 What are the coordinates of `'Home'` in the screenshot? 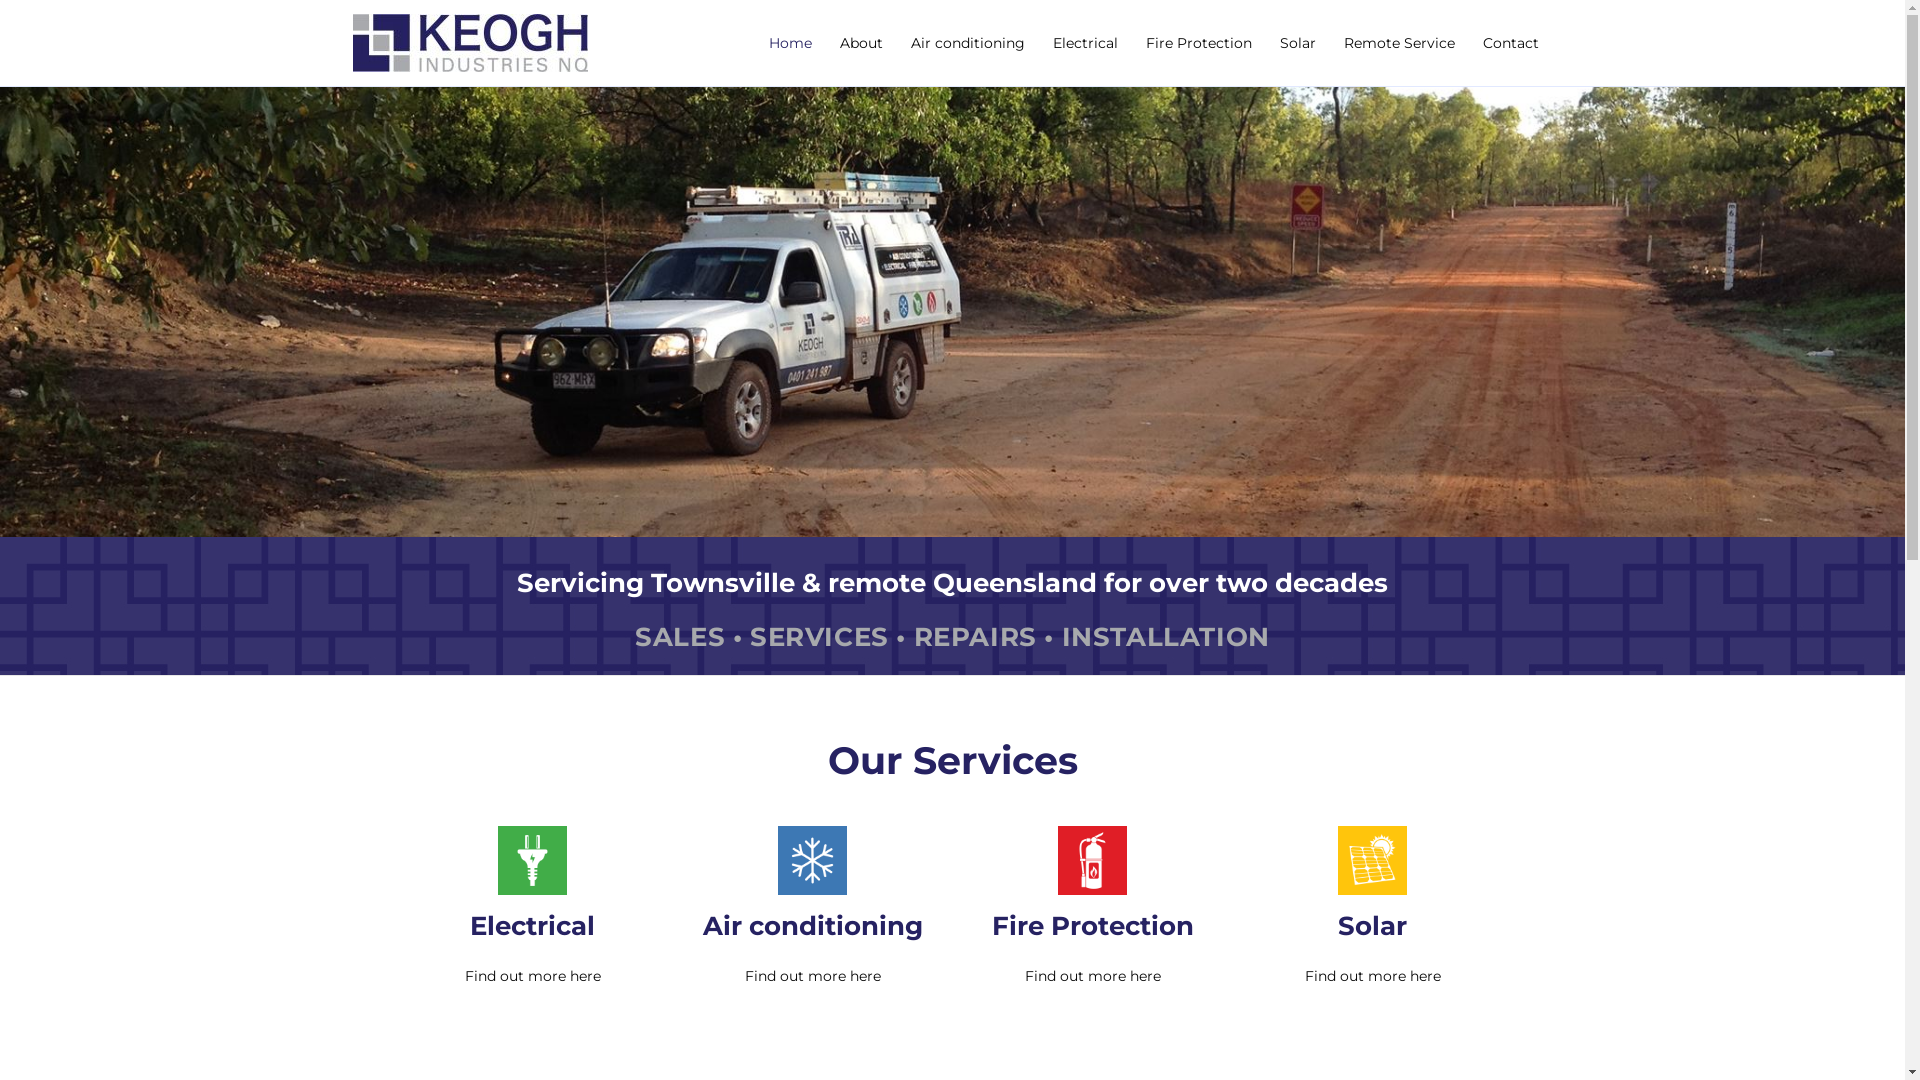 It's located at (788, 42).